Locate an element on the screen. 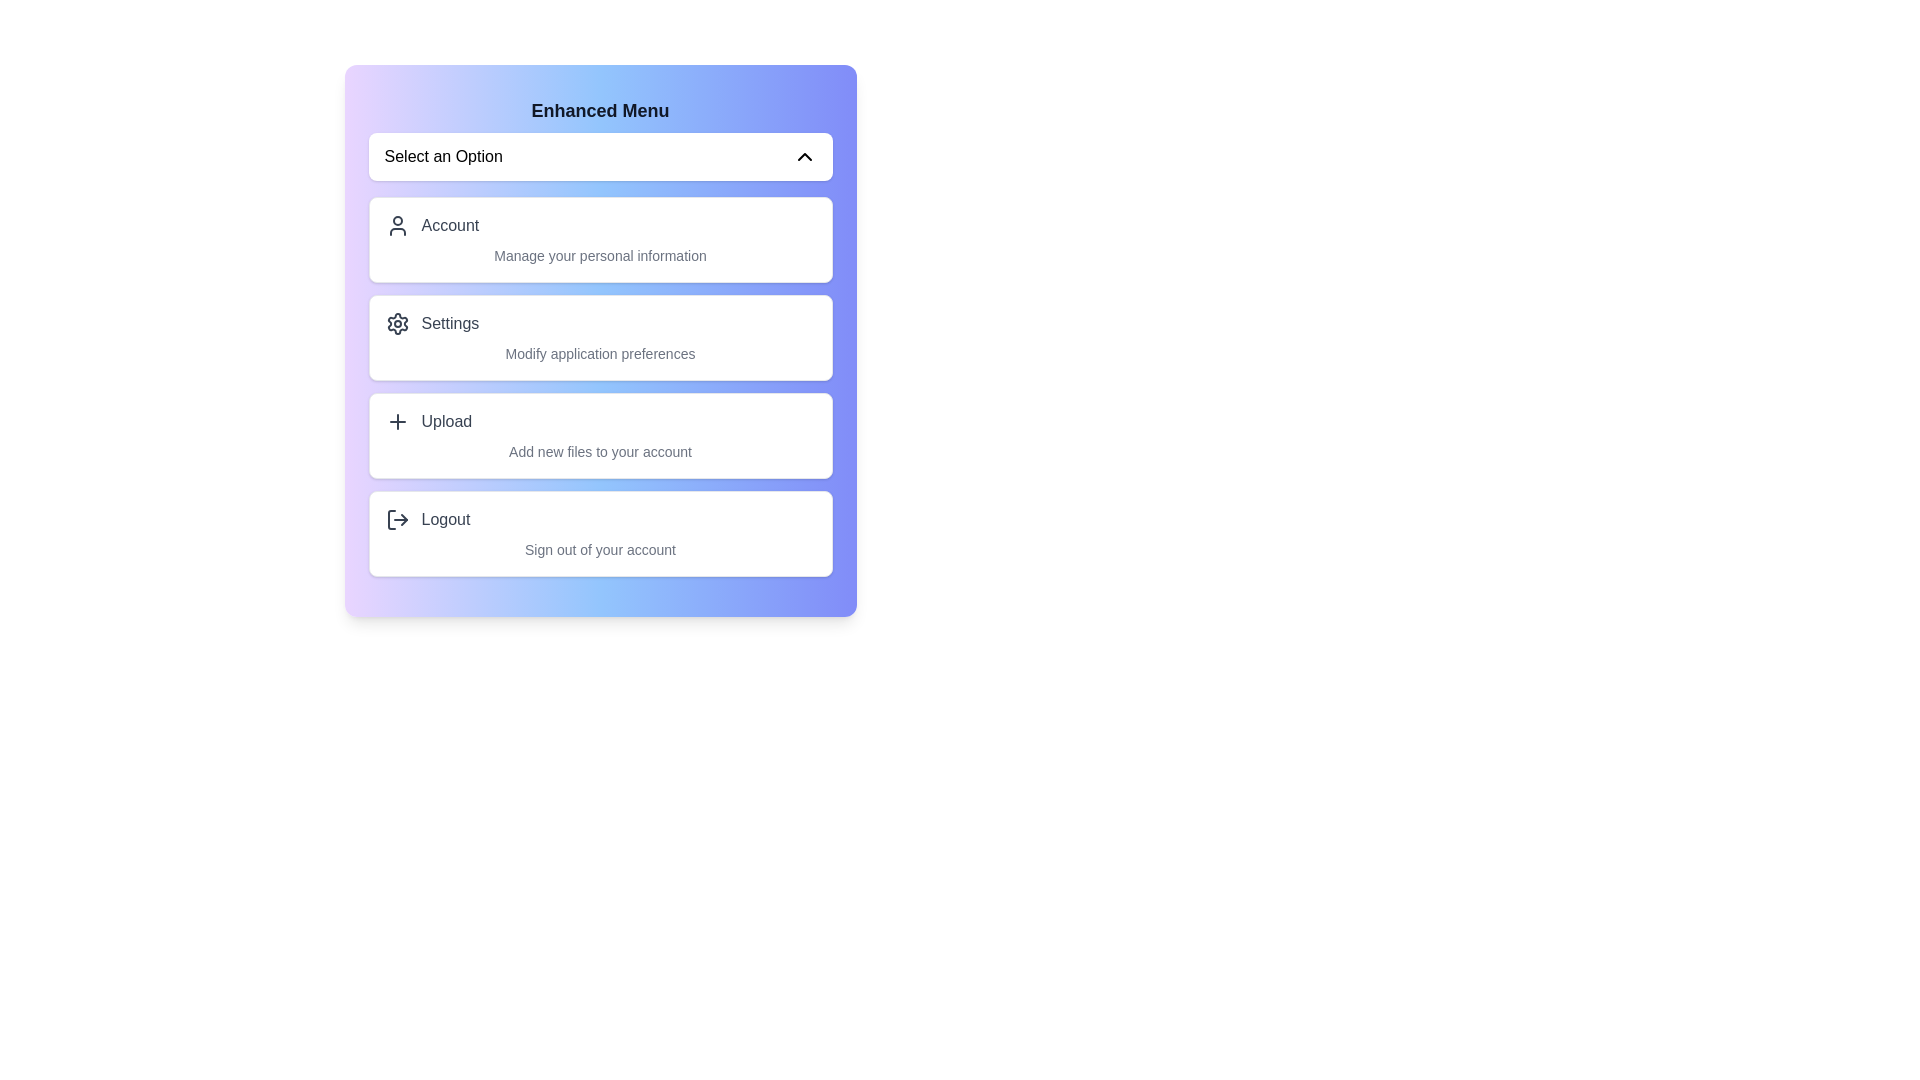  the menu option corresponding to Account to select it is located at coordinates (599, 238).